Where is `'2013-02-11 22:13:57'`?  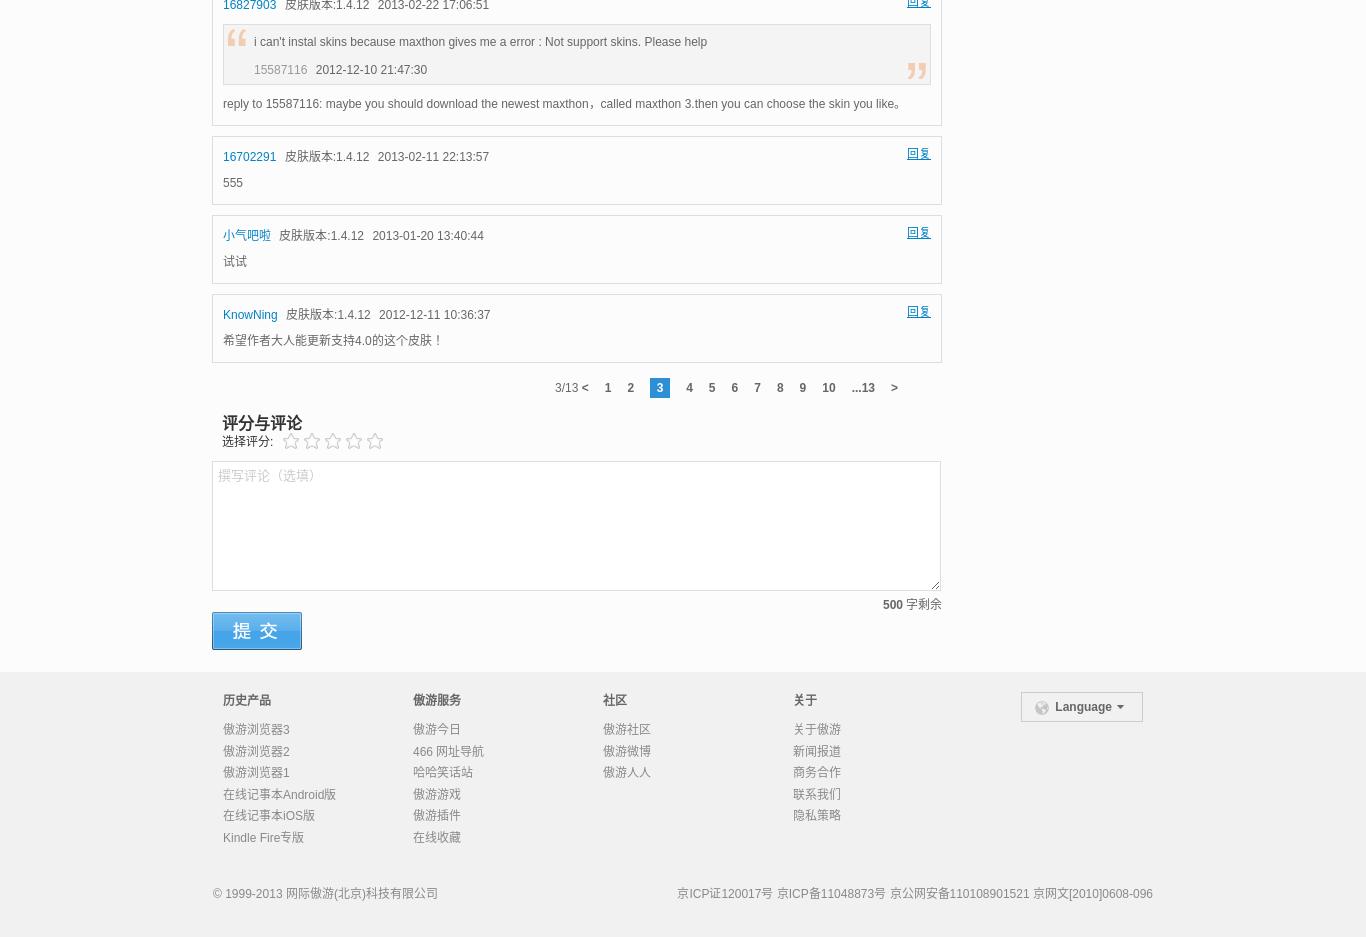 '2013-02-11 22:13:57' is located at coordinates (432, 155).